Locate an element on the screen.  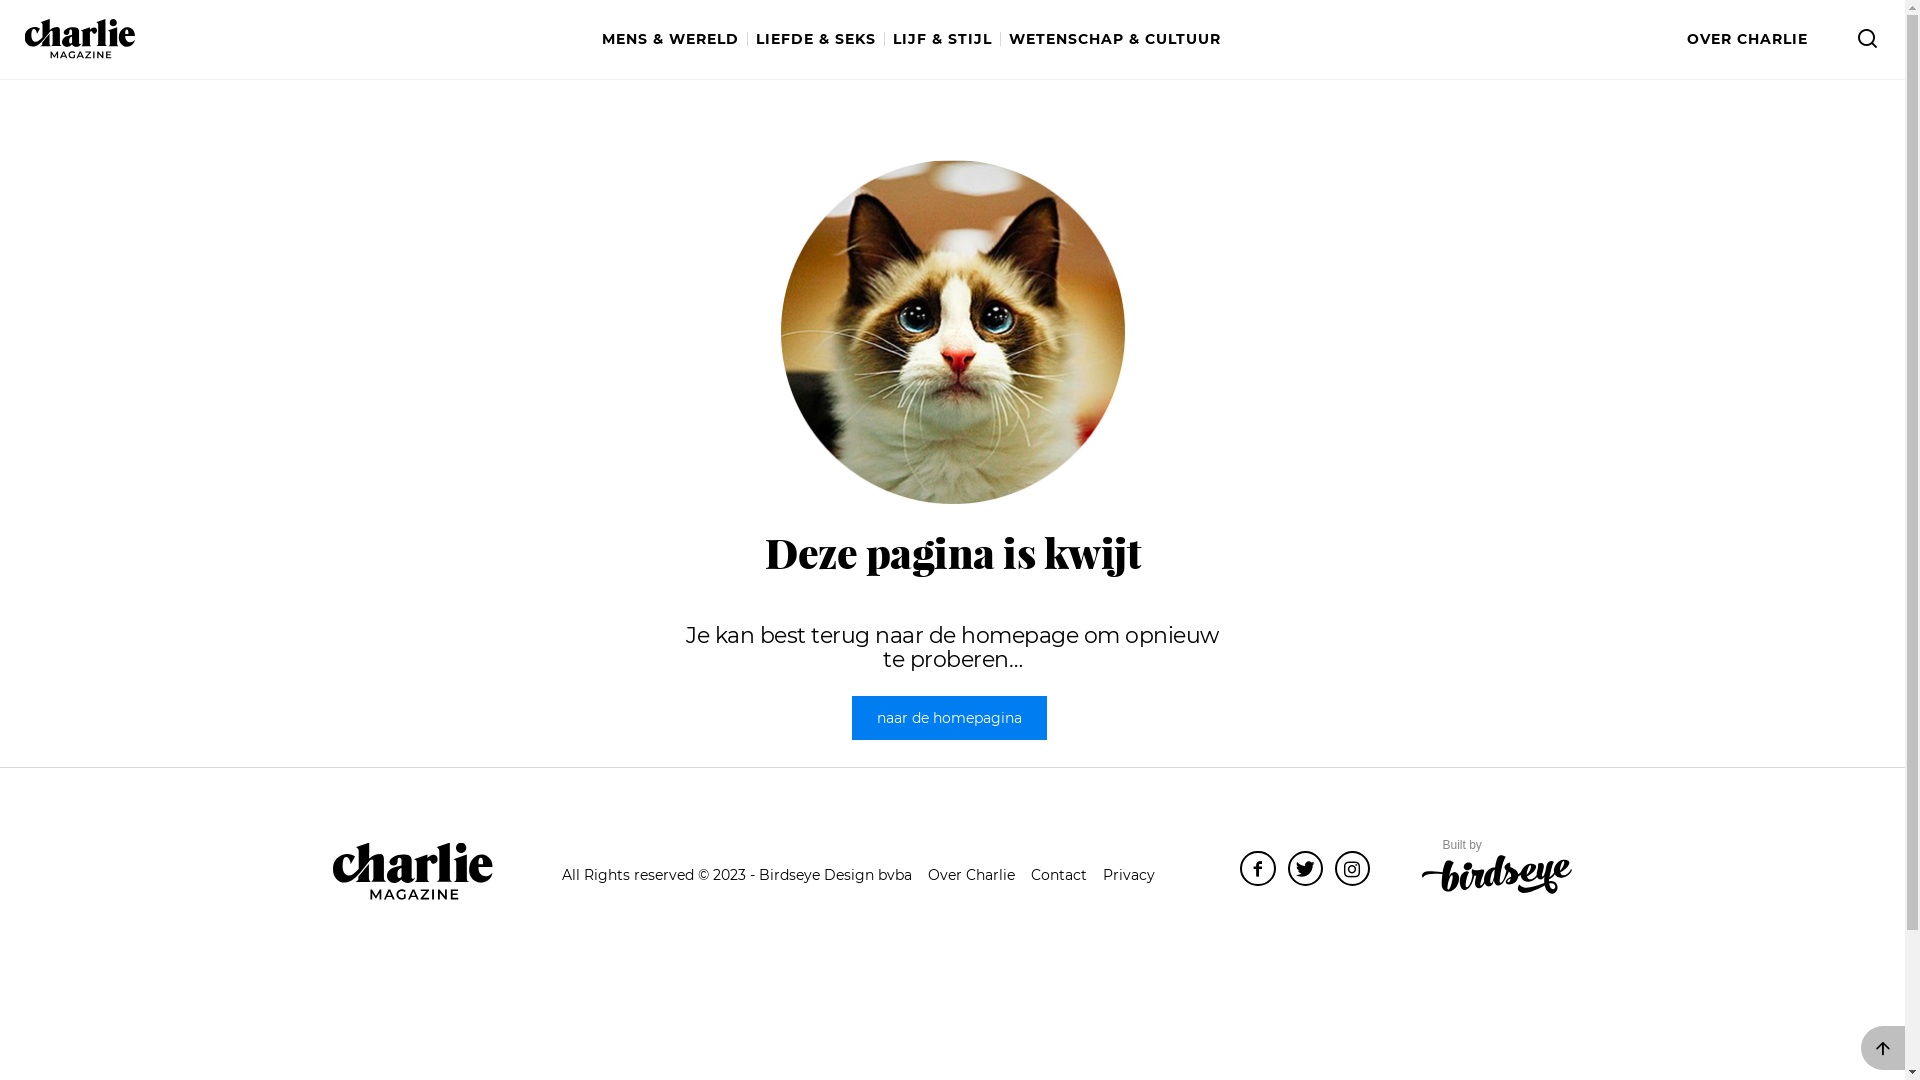
'Over Charlie' is located at coordinates (971, 874).